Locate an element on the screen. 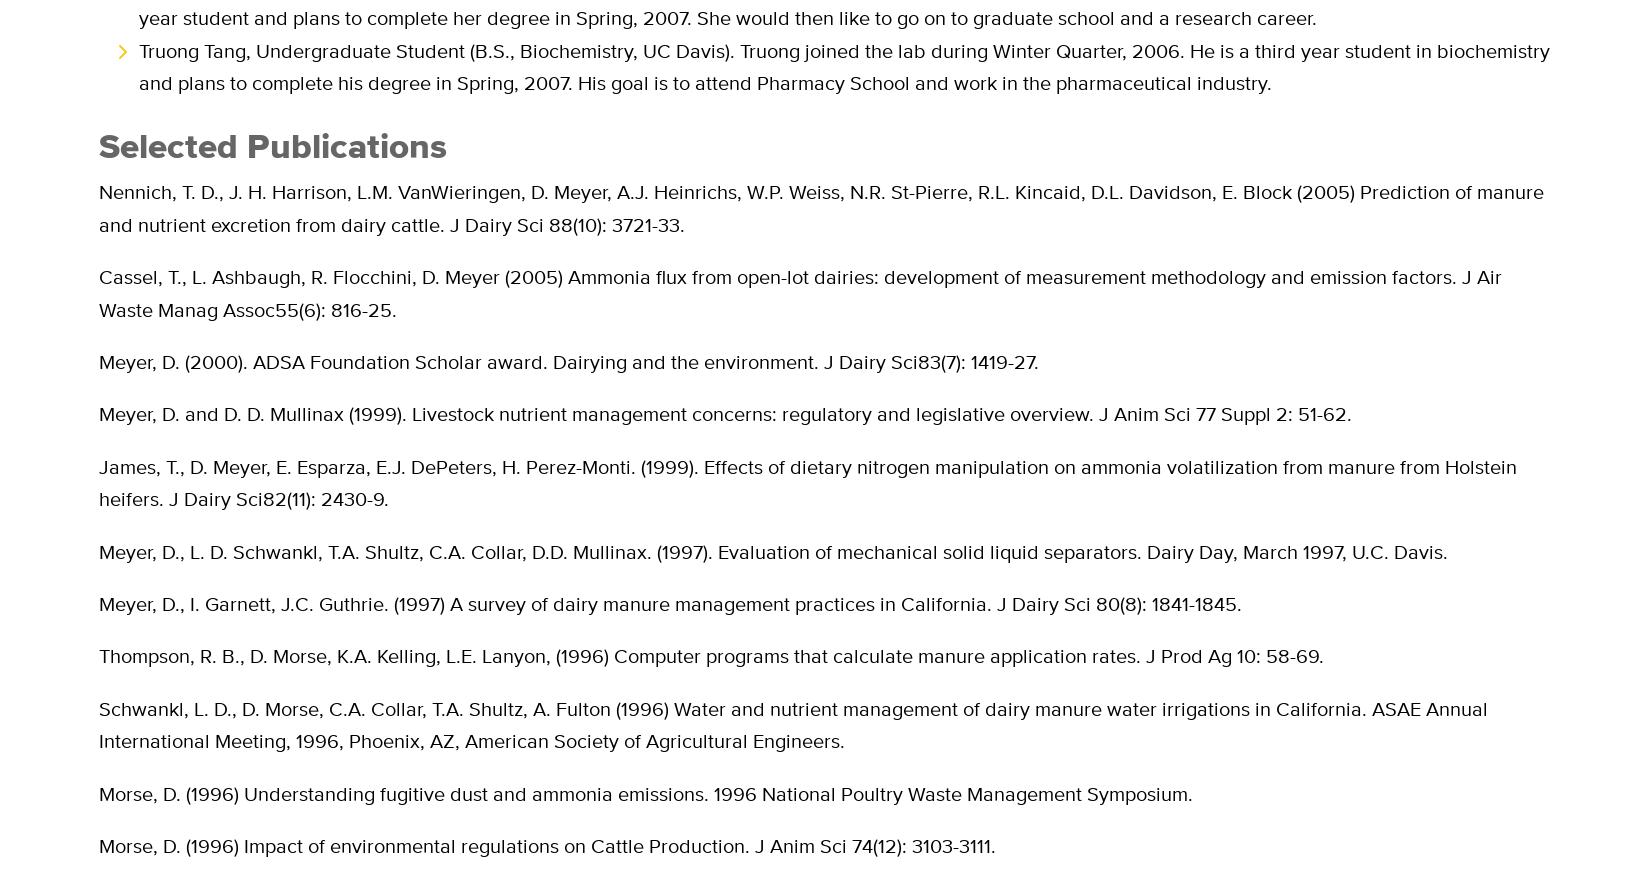 The height and width of the screenshot is (891, 1652). 'Morse, D. (1996) Impact of environmental regulations on Cattle Production. J Anim Sci 74(12): 3103-3111.' is located at coordinates (547, 844).